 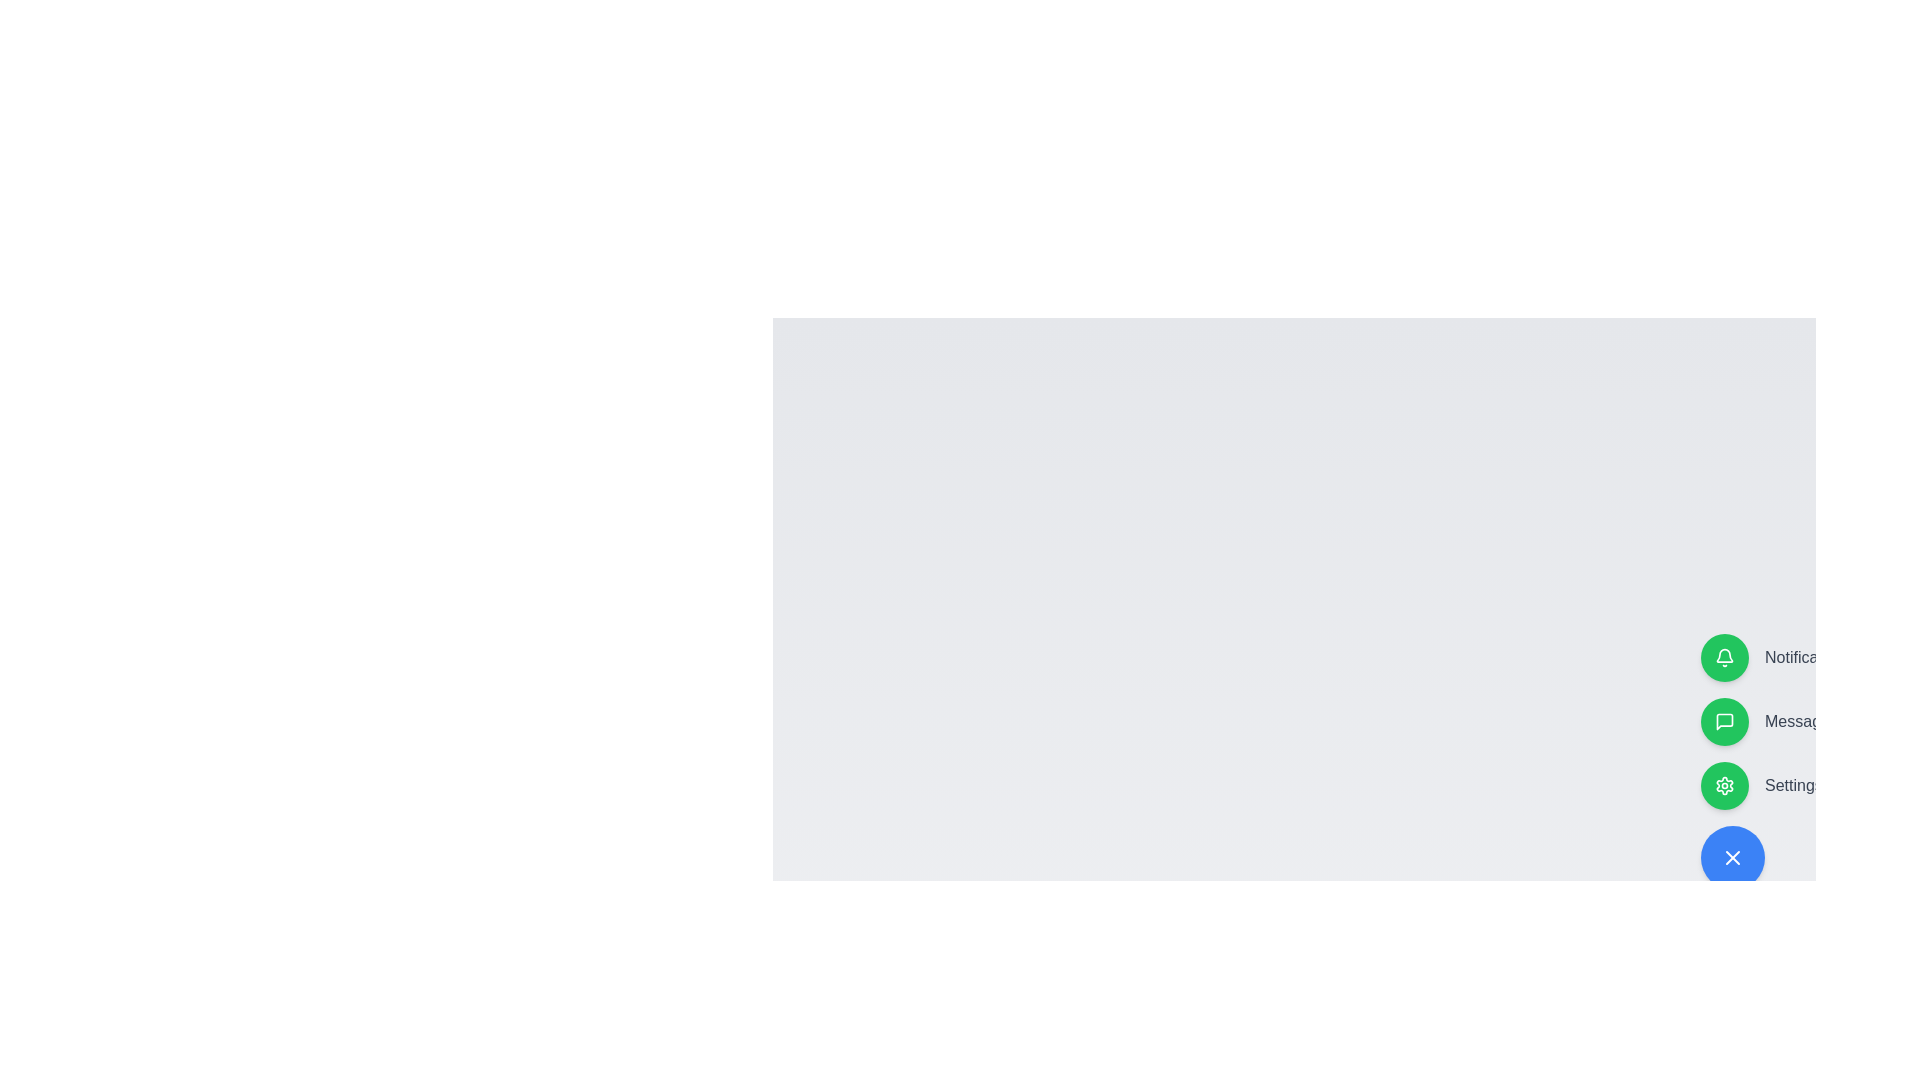 What do you see at coordinates (1731, 856) in the screenshot?
I see `the main speed dial button to toggle the menu` at bounding box center [1731, 856].